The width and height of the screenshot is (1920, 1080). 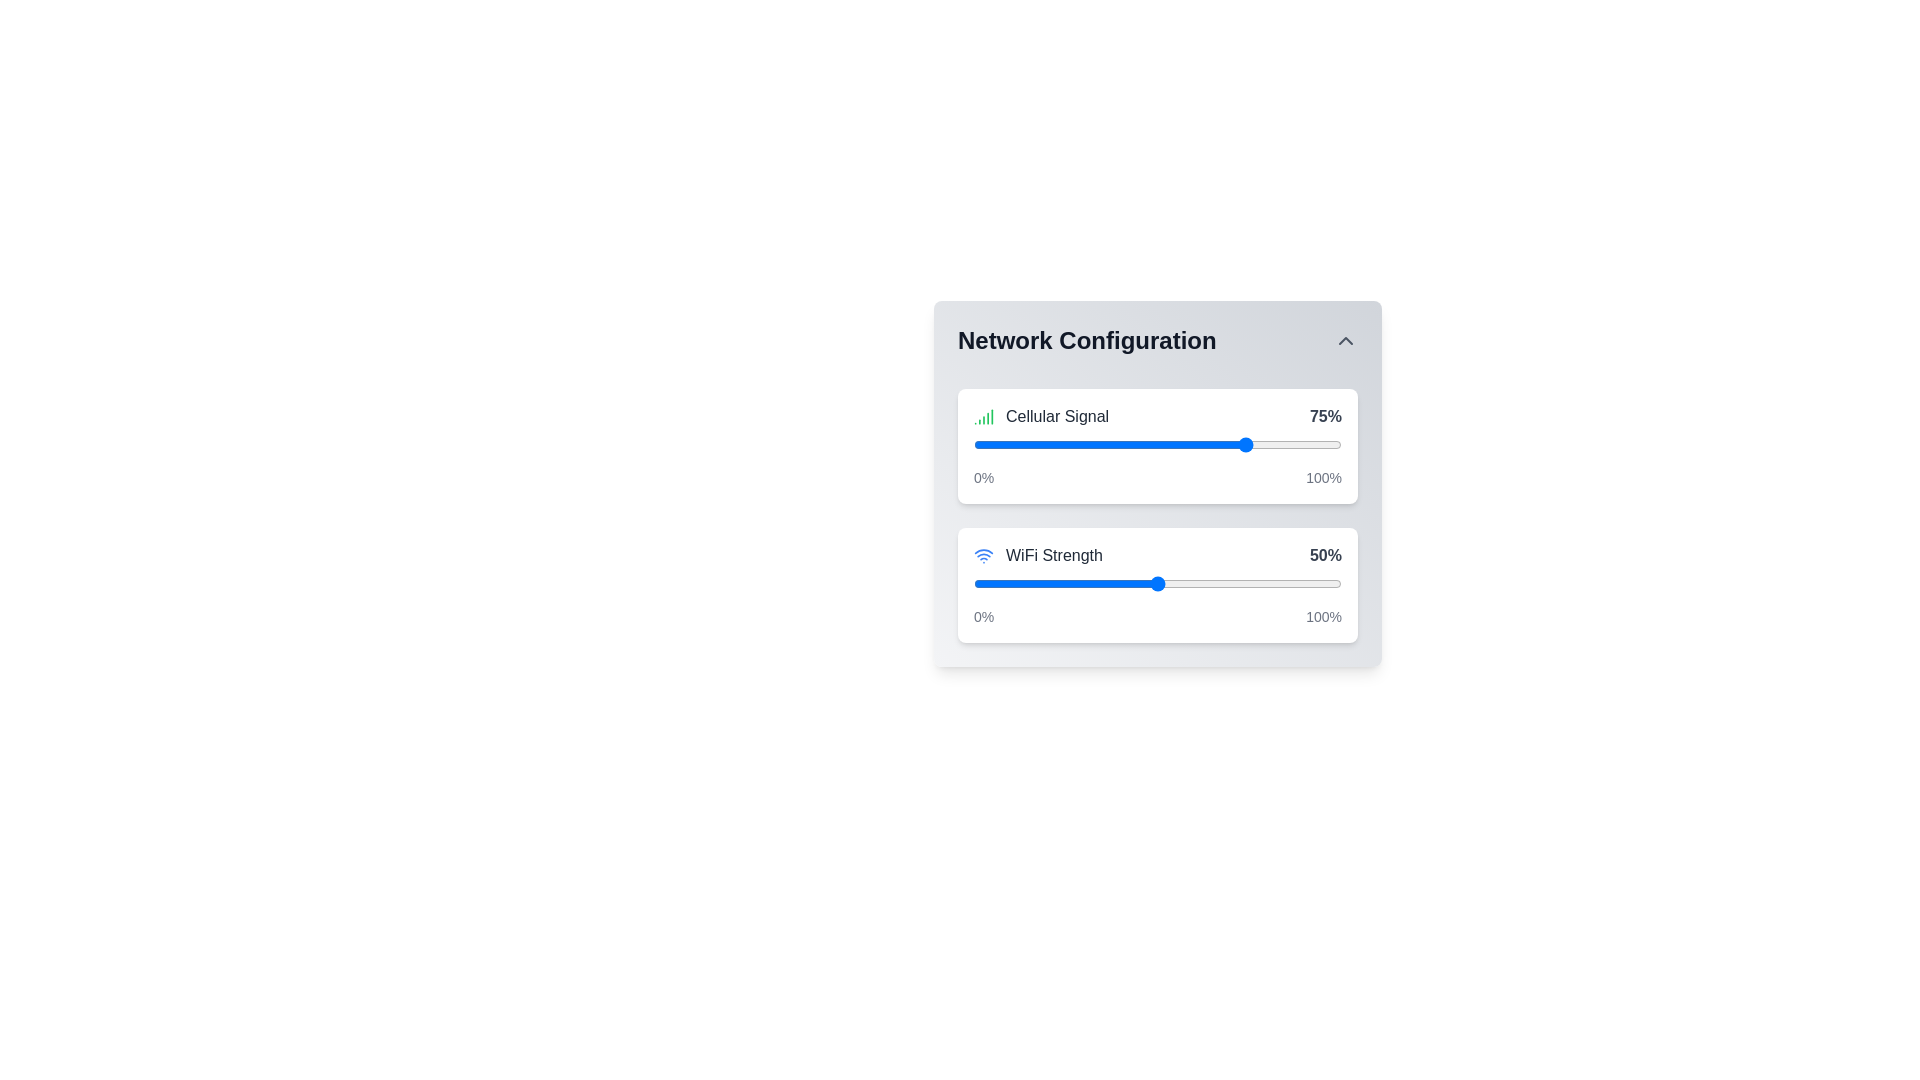 What do you see at coordinates (1121, 443) in the screenshot?
I see `the cellular signal strength` at bounding box center [1121, 443].